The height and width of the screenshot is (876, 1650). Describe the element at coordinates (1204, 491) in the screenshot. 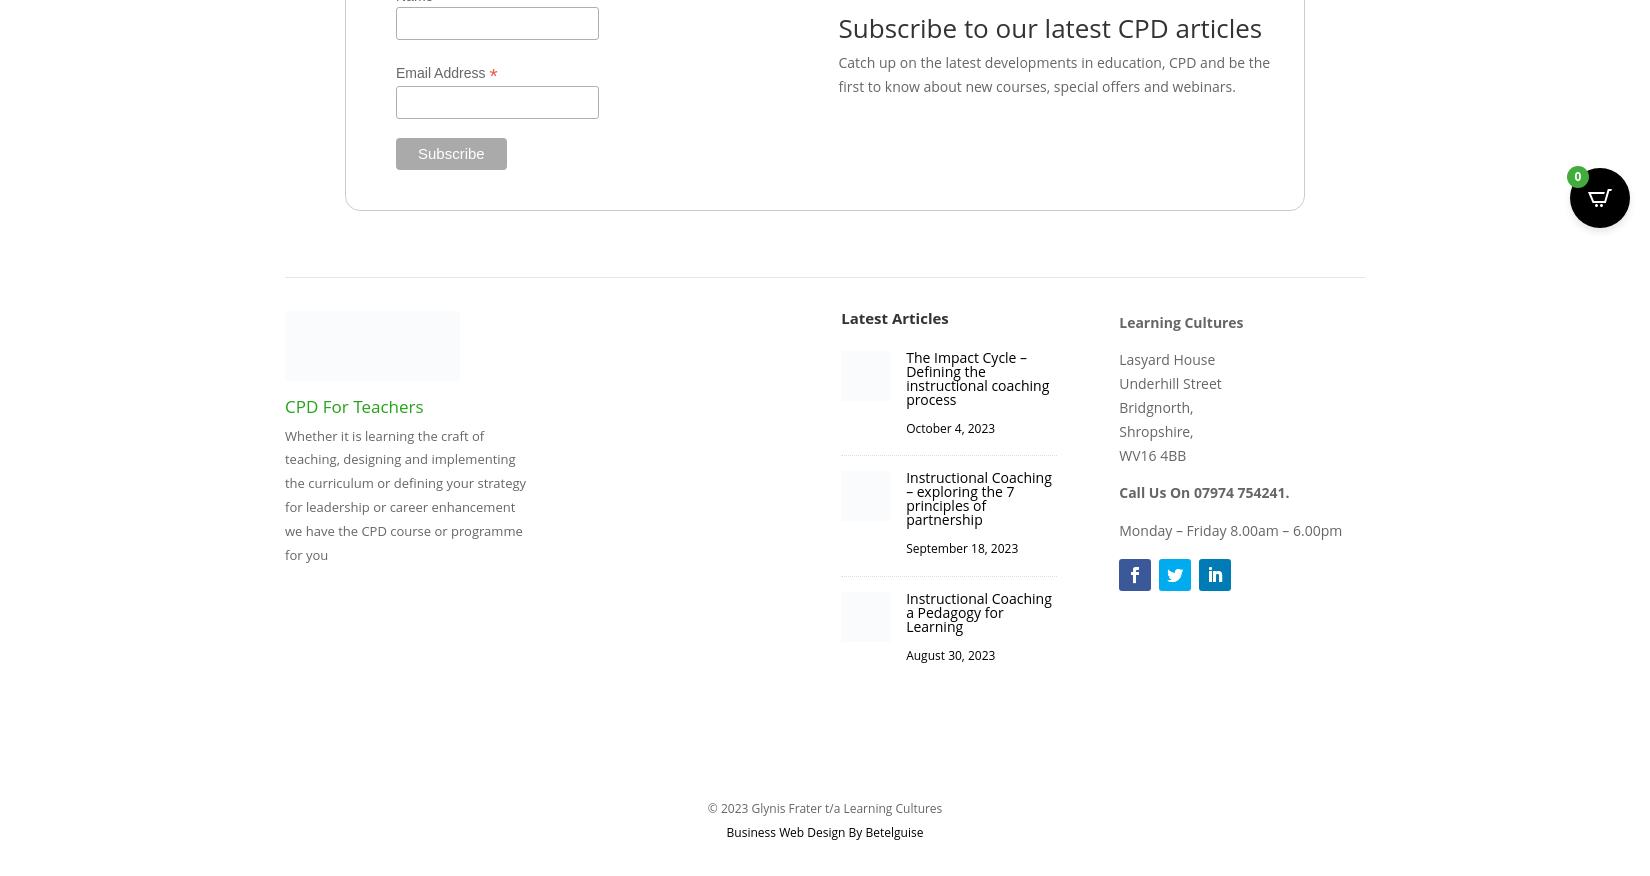

I see `'Call Us On 07974 754241.'` at that location.